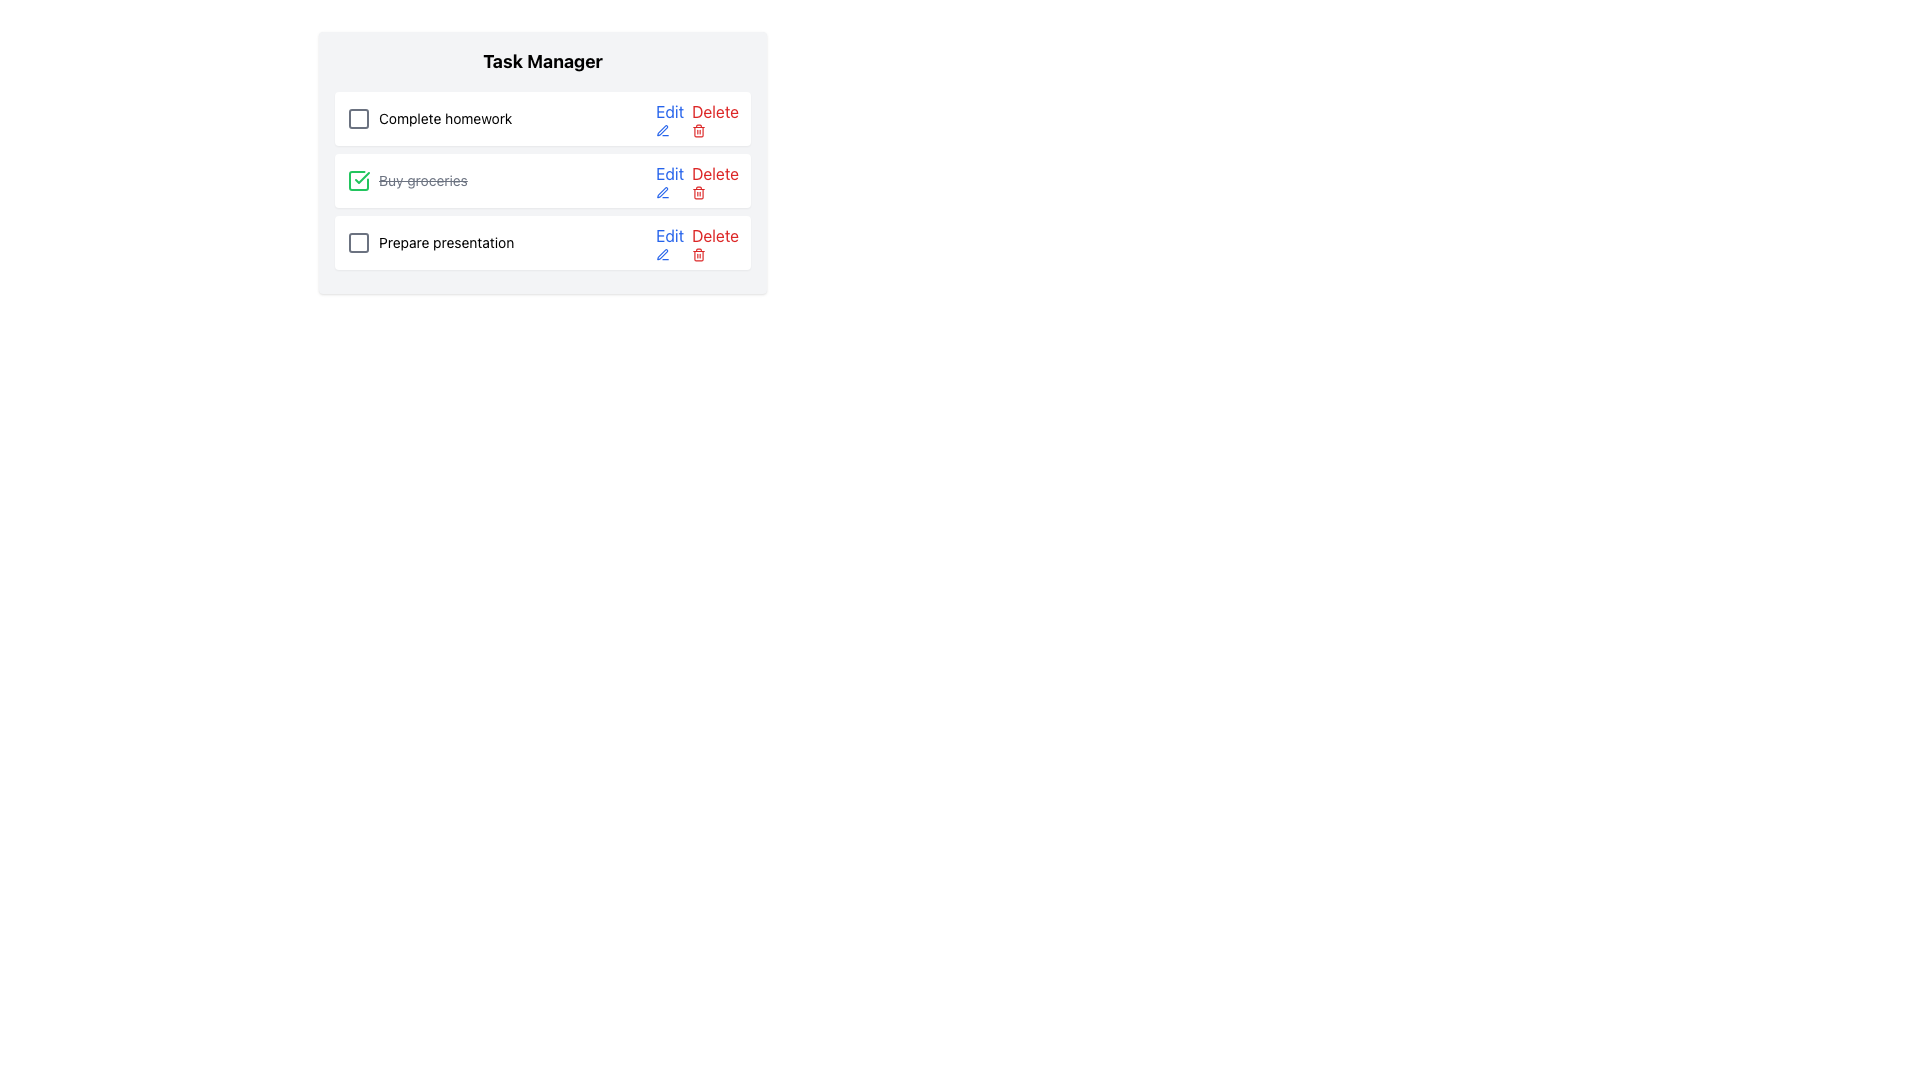 The height and width of the screenshot is (1080, 1920). What do you see at coordinates (359, 181) in the screenshot?
I see `the green checkbox icon with a check mark that indicates the task 'Buy groceries' has been completed` at bounding box center [359, 181].